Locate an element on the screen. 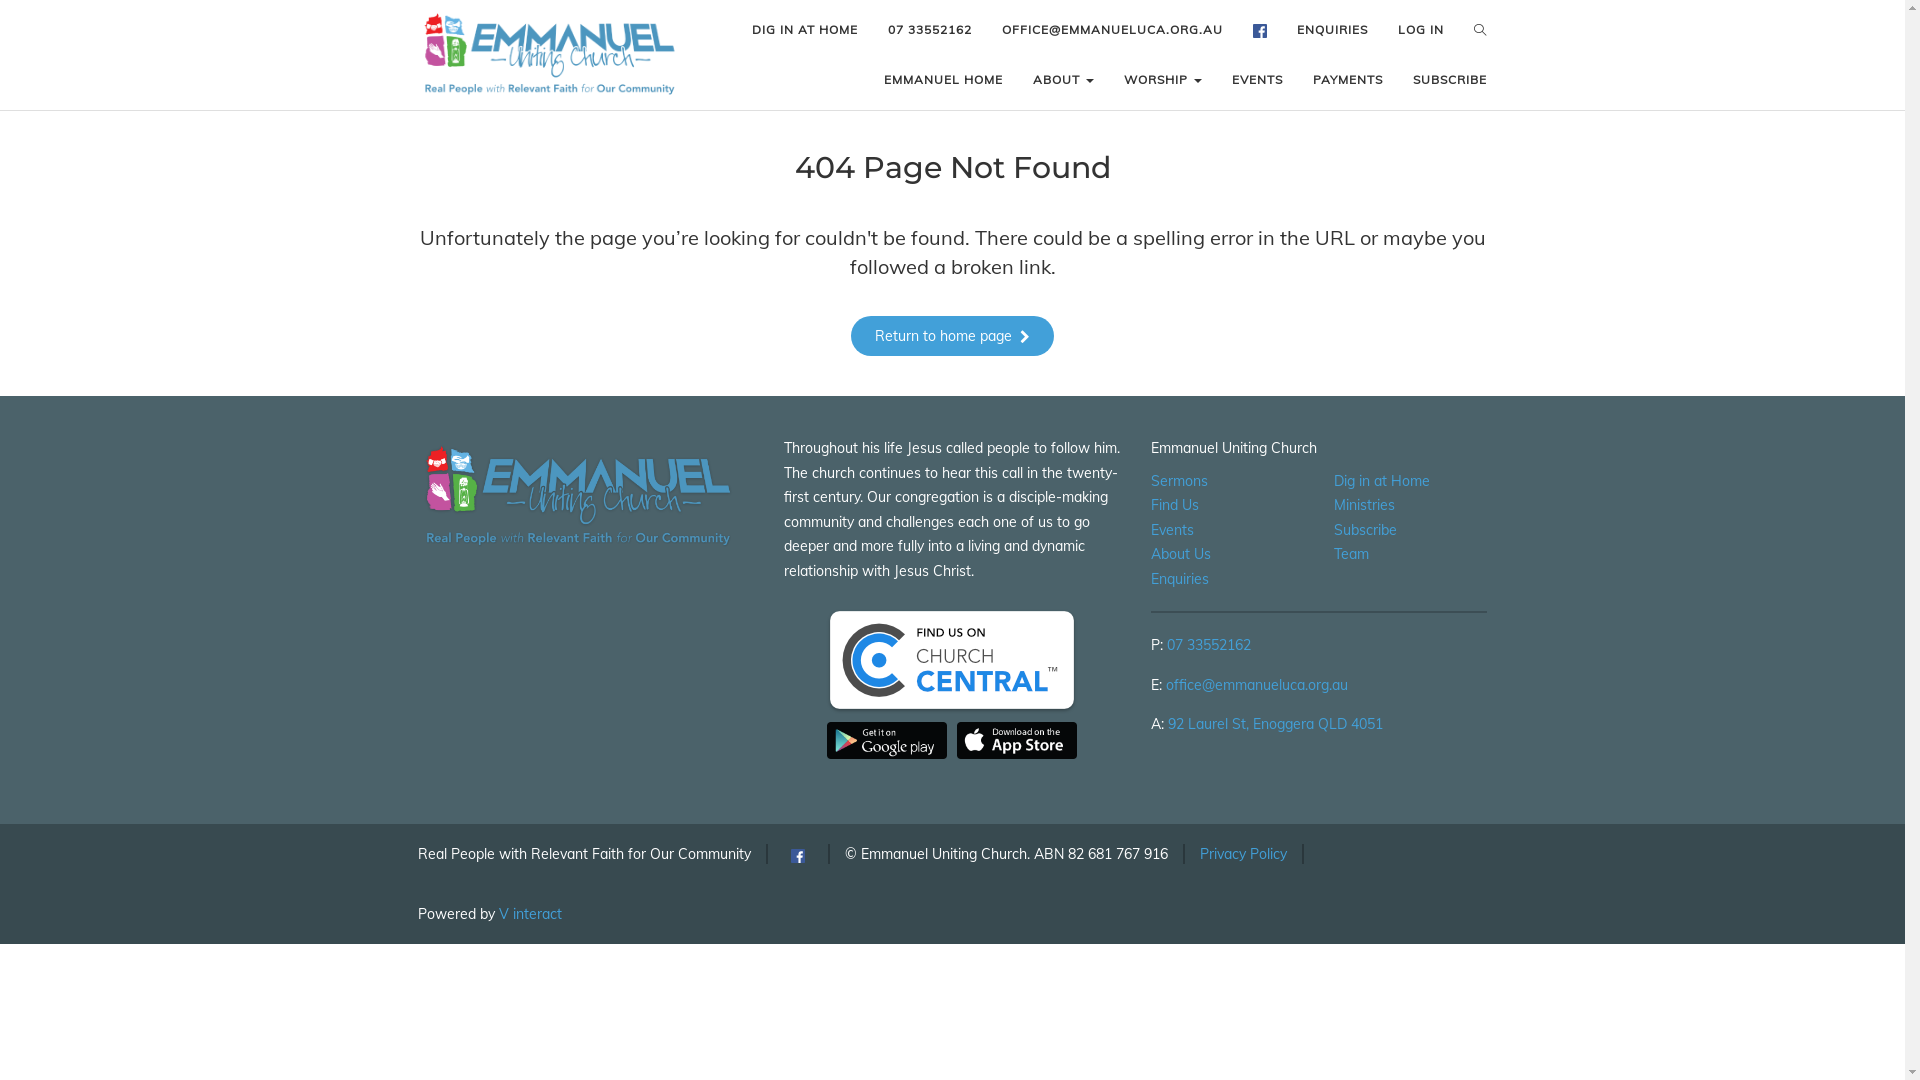 Image resolution: width=1920 pixels, height=1080 pixels. 'PAYMENTS' is located at coordinates (1297, 79).